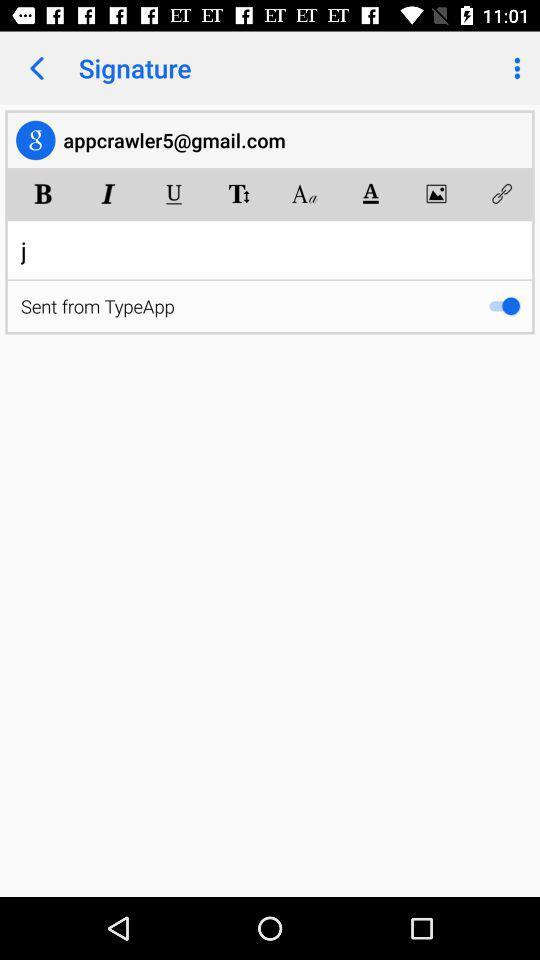 The image size is (540, 960). What do you see at coordinates (500, 193) in the screenshot?
I see `icon above j` at bounding box center [500, 193].